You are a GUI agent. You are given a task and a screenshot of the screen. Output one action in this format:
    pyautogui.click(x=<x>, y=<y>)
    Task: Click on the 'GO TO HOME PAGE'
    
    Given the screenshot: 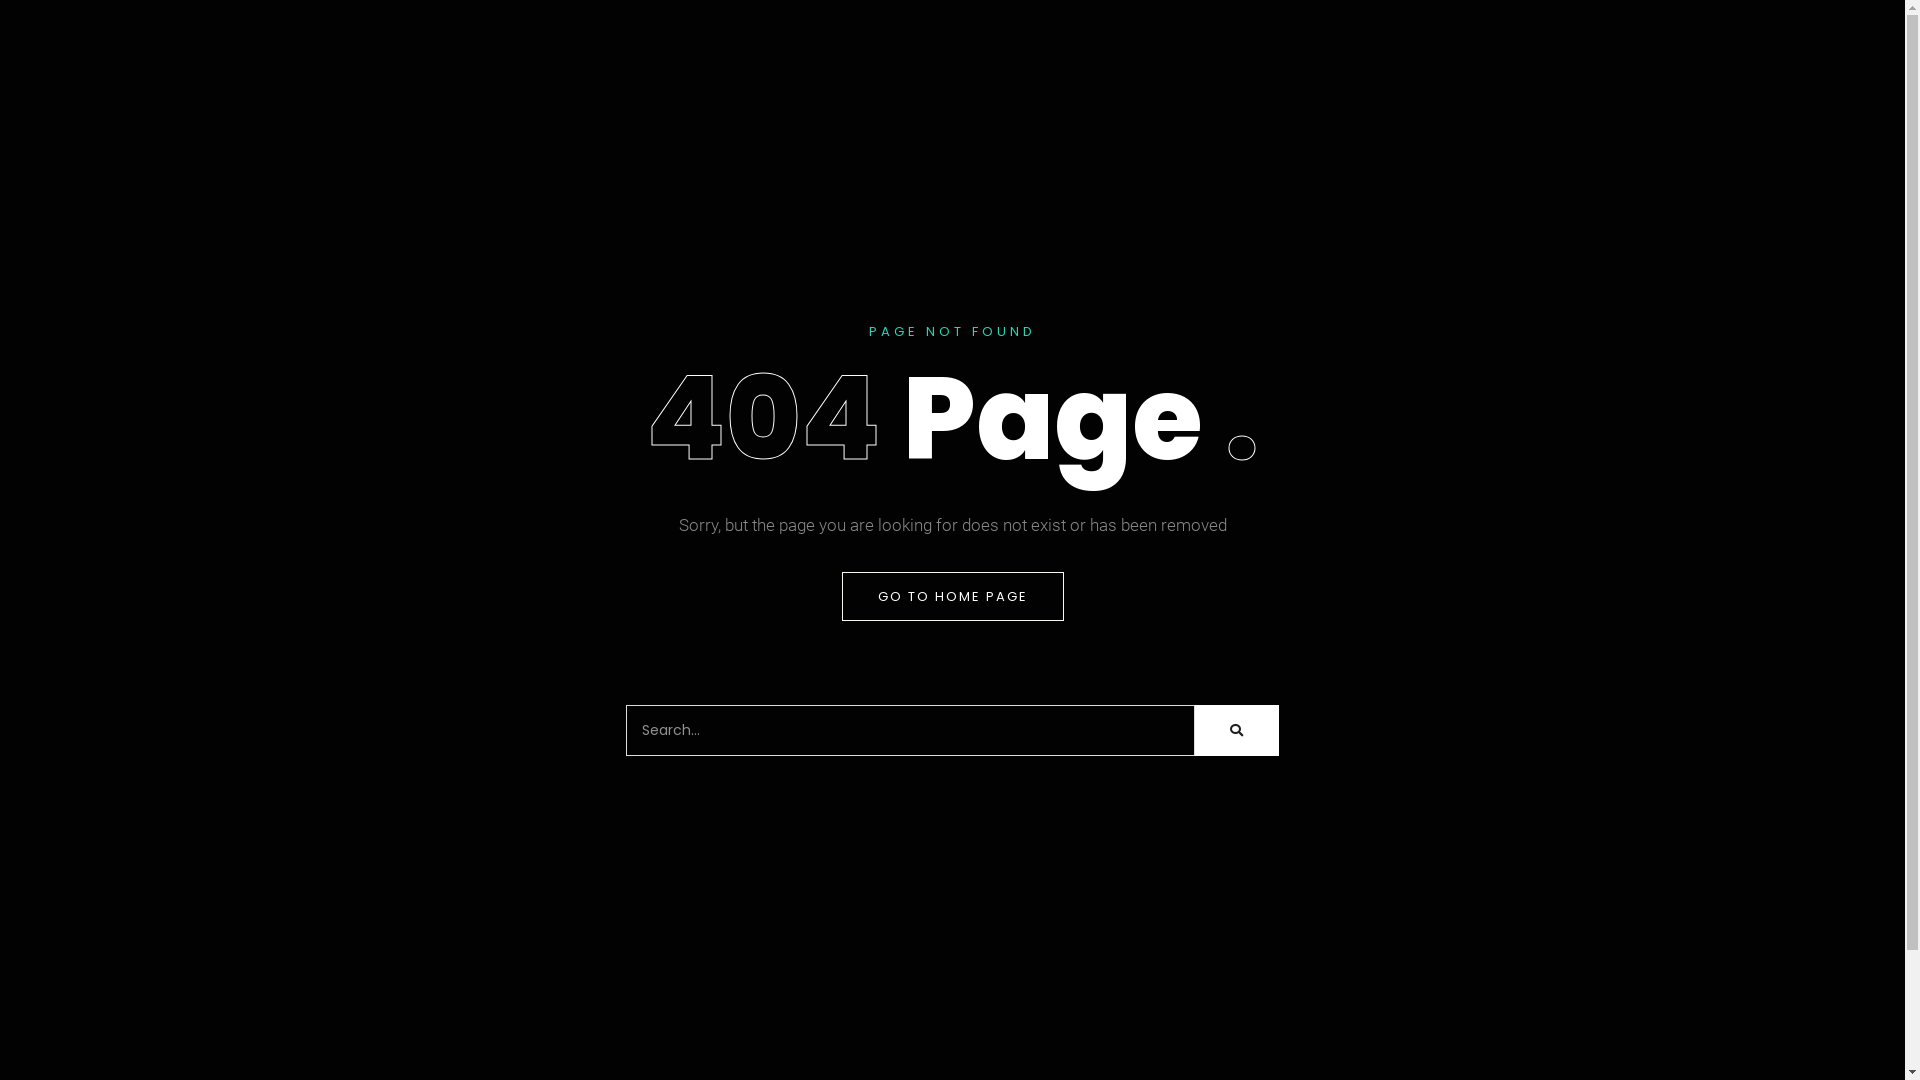 What is the action you would take?
    pyautogui.click(x=952, y=595)
    